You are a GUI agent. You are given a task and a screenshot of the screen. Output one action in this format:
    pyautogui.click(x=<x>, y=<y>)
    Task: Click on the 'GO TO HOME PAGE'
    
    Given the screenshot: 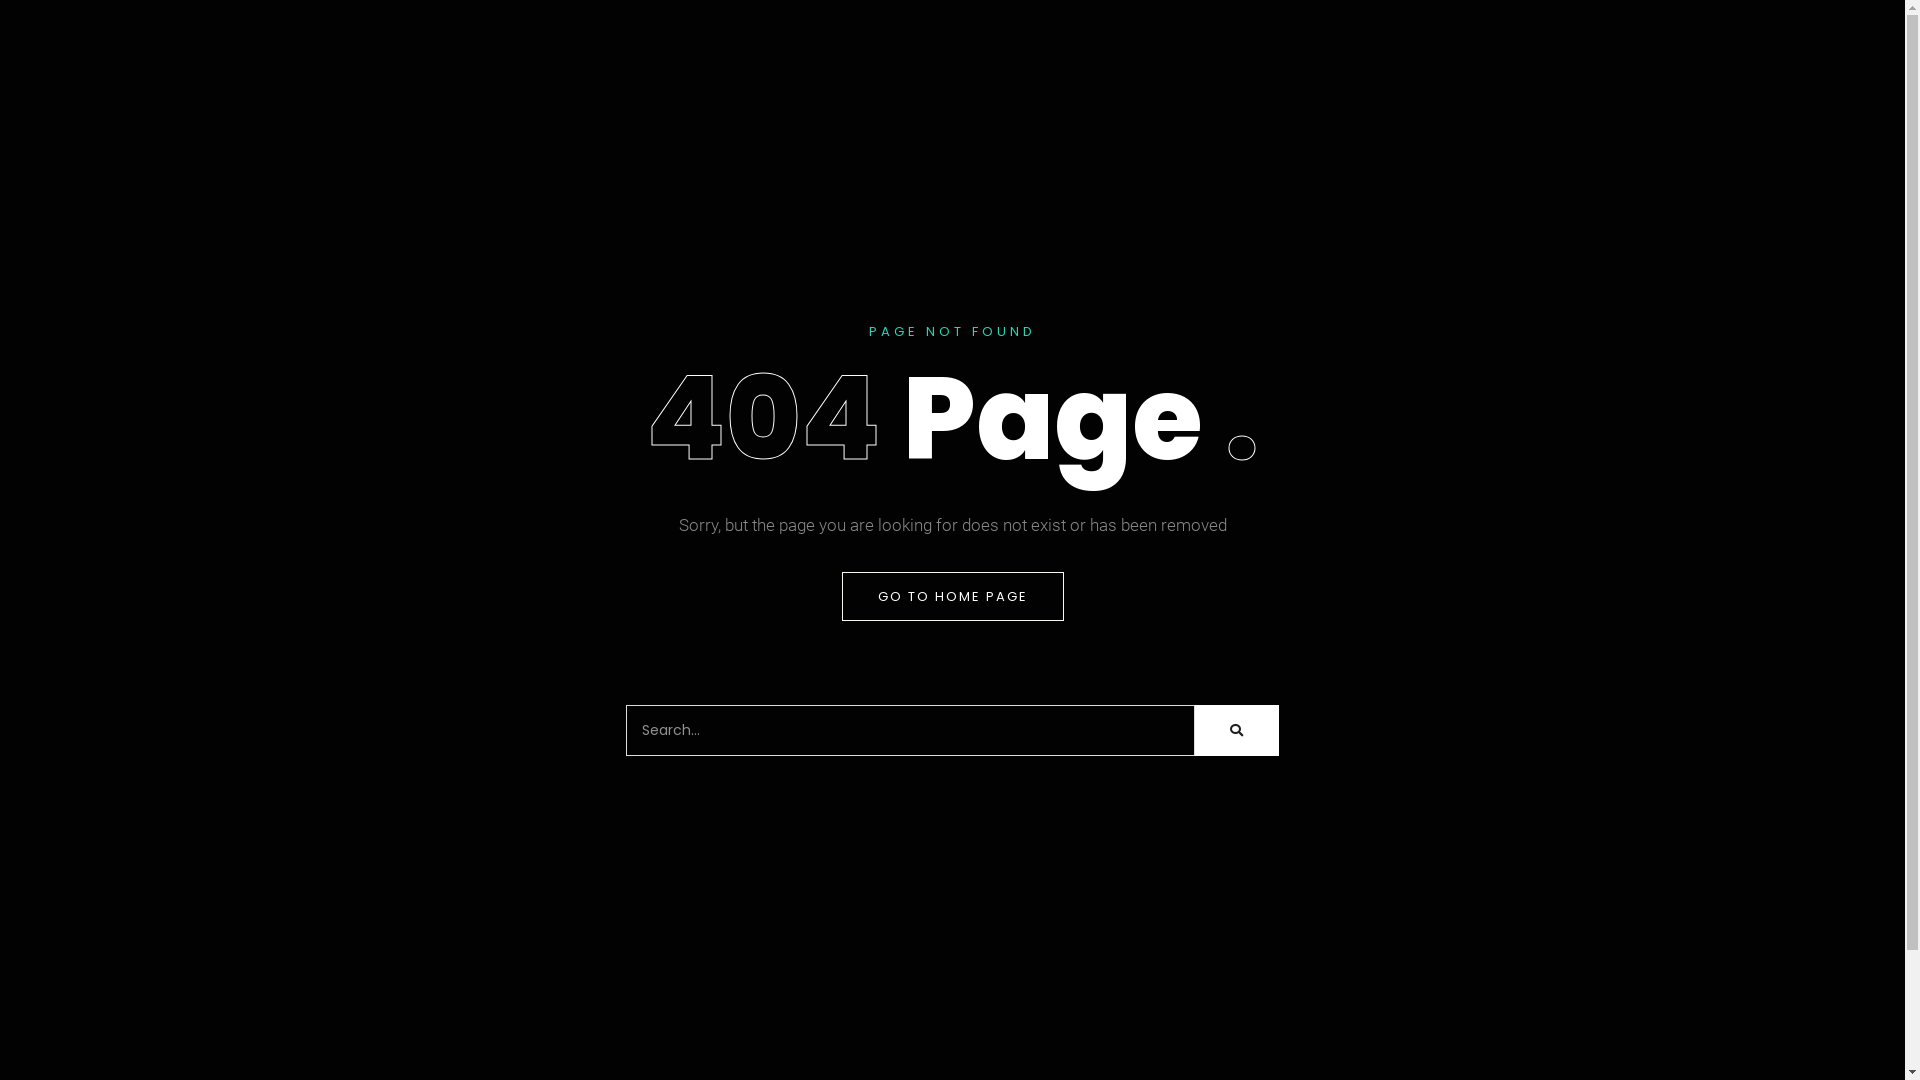 What is the action you would take?
    pyautogui.click(x=952, y=595)
    